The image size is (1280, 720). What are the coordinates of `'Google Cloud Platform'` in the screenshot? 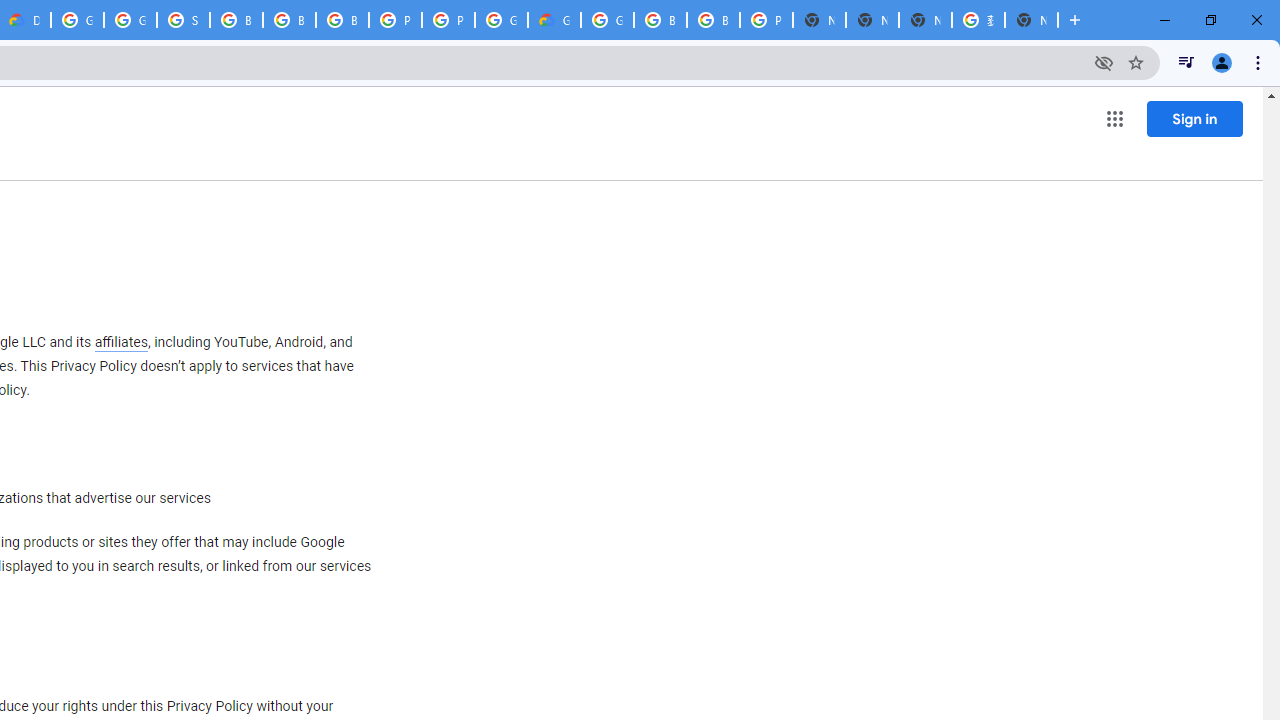 It's located at (606, 20).